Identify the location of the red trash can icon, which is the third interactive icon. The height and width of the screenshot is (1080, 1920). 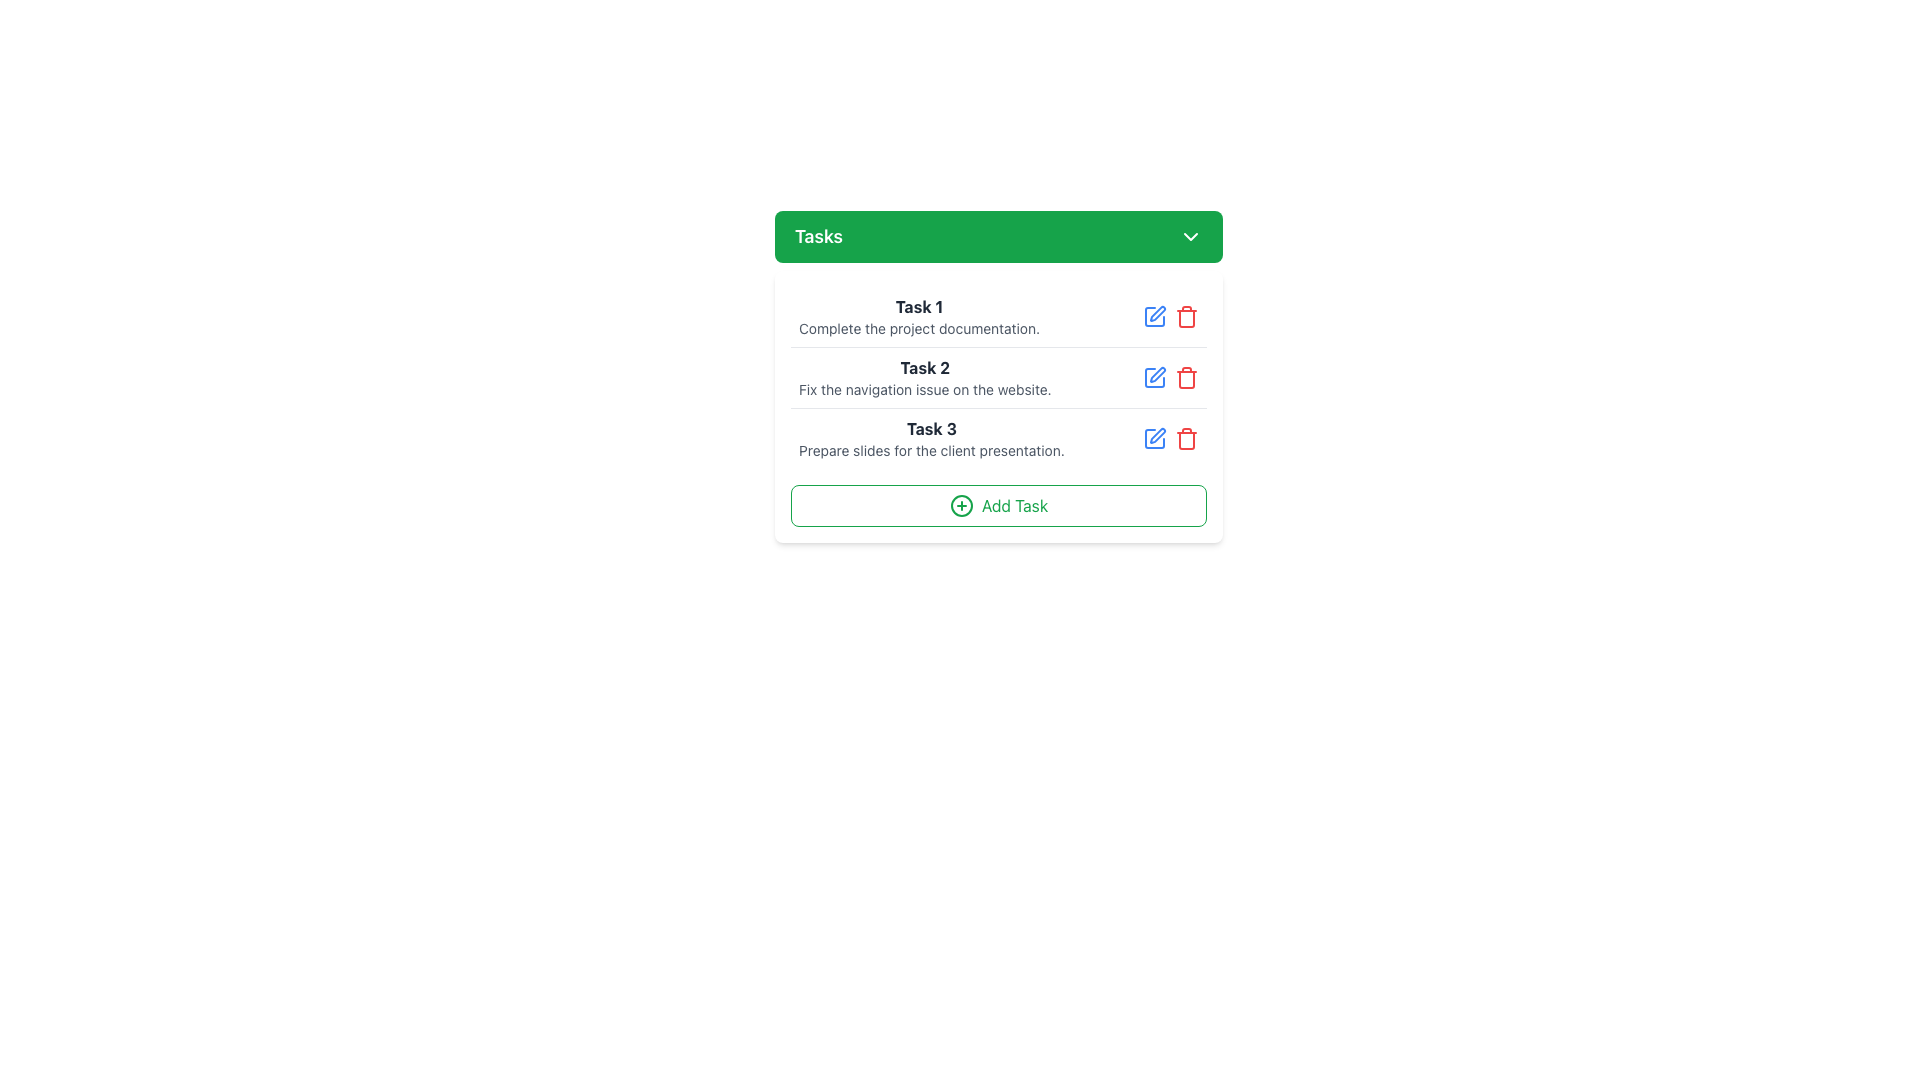
(1186, 315).